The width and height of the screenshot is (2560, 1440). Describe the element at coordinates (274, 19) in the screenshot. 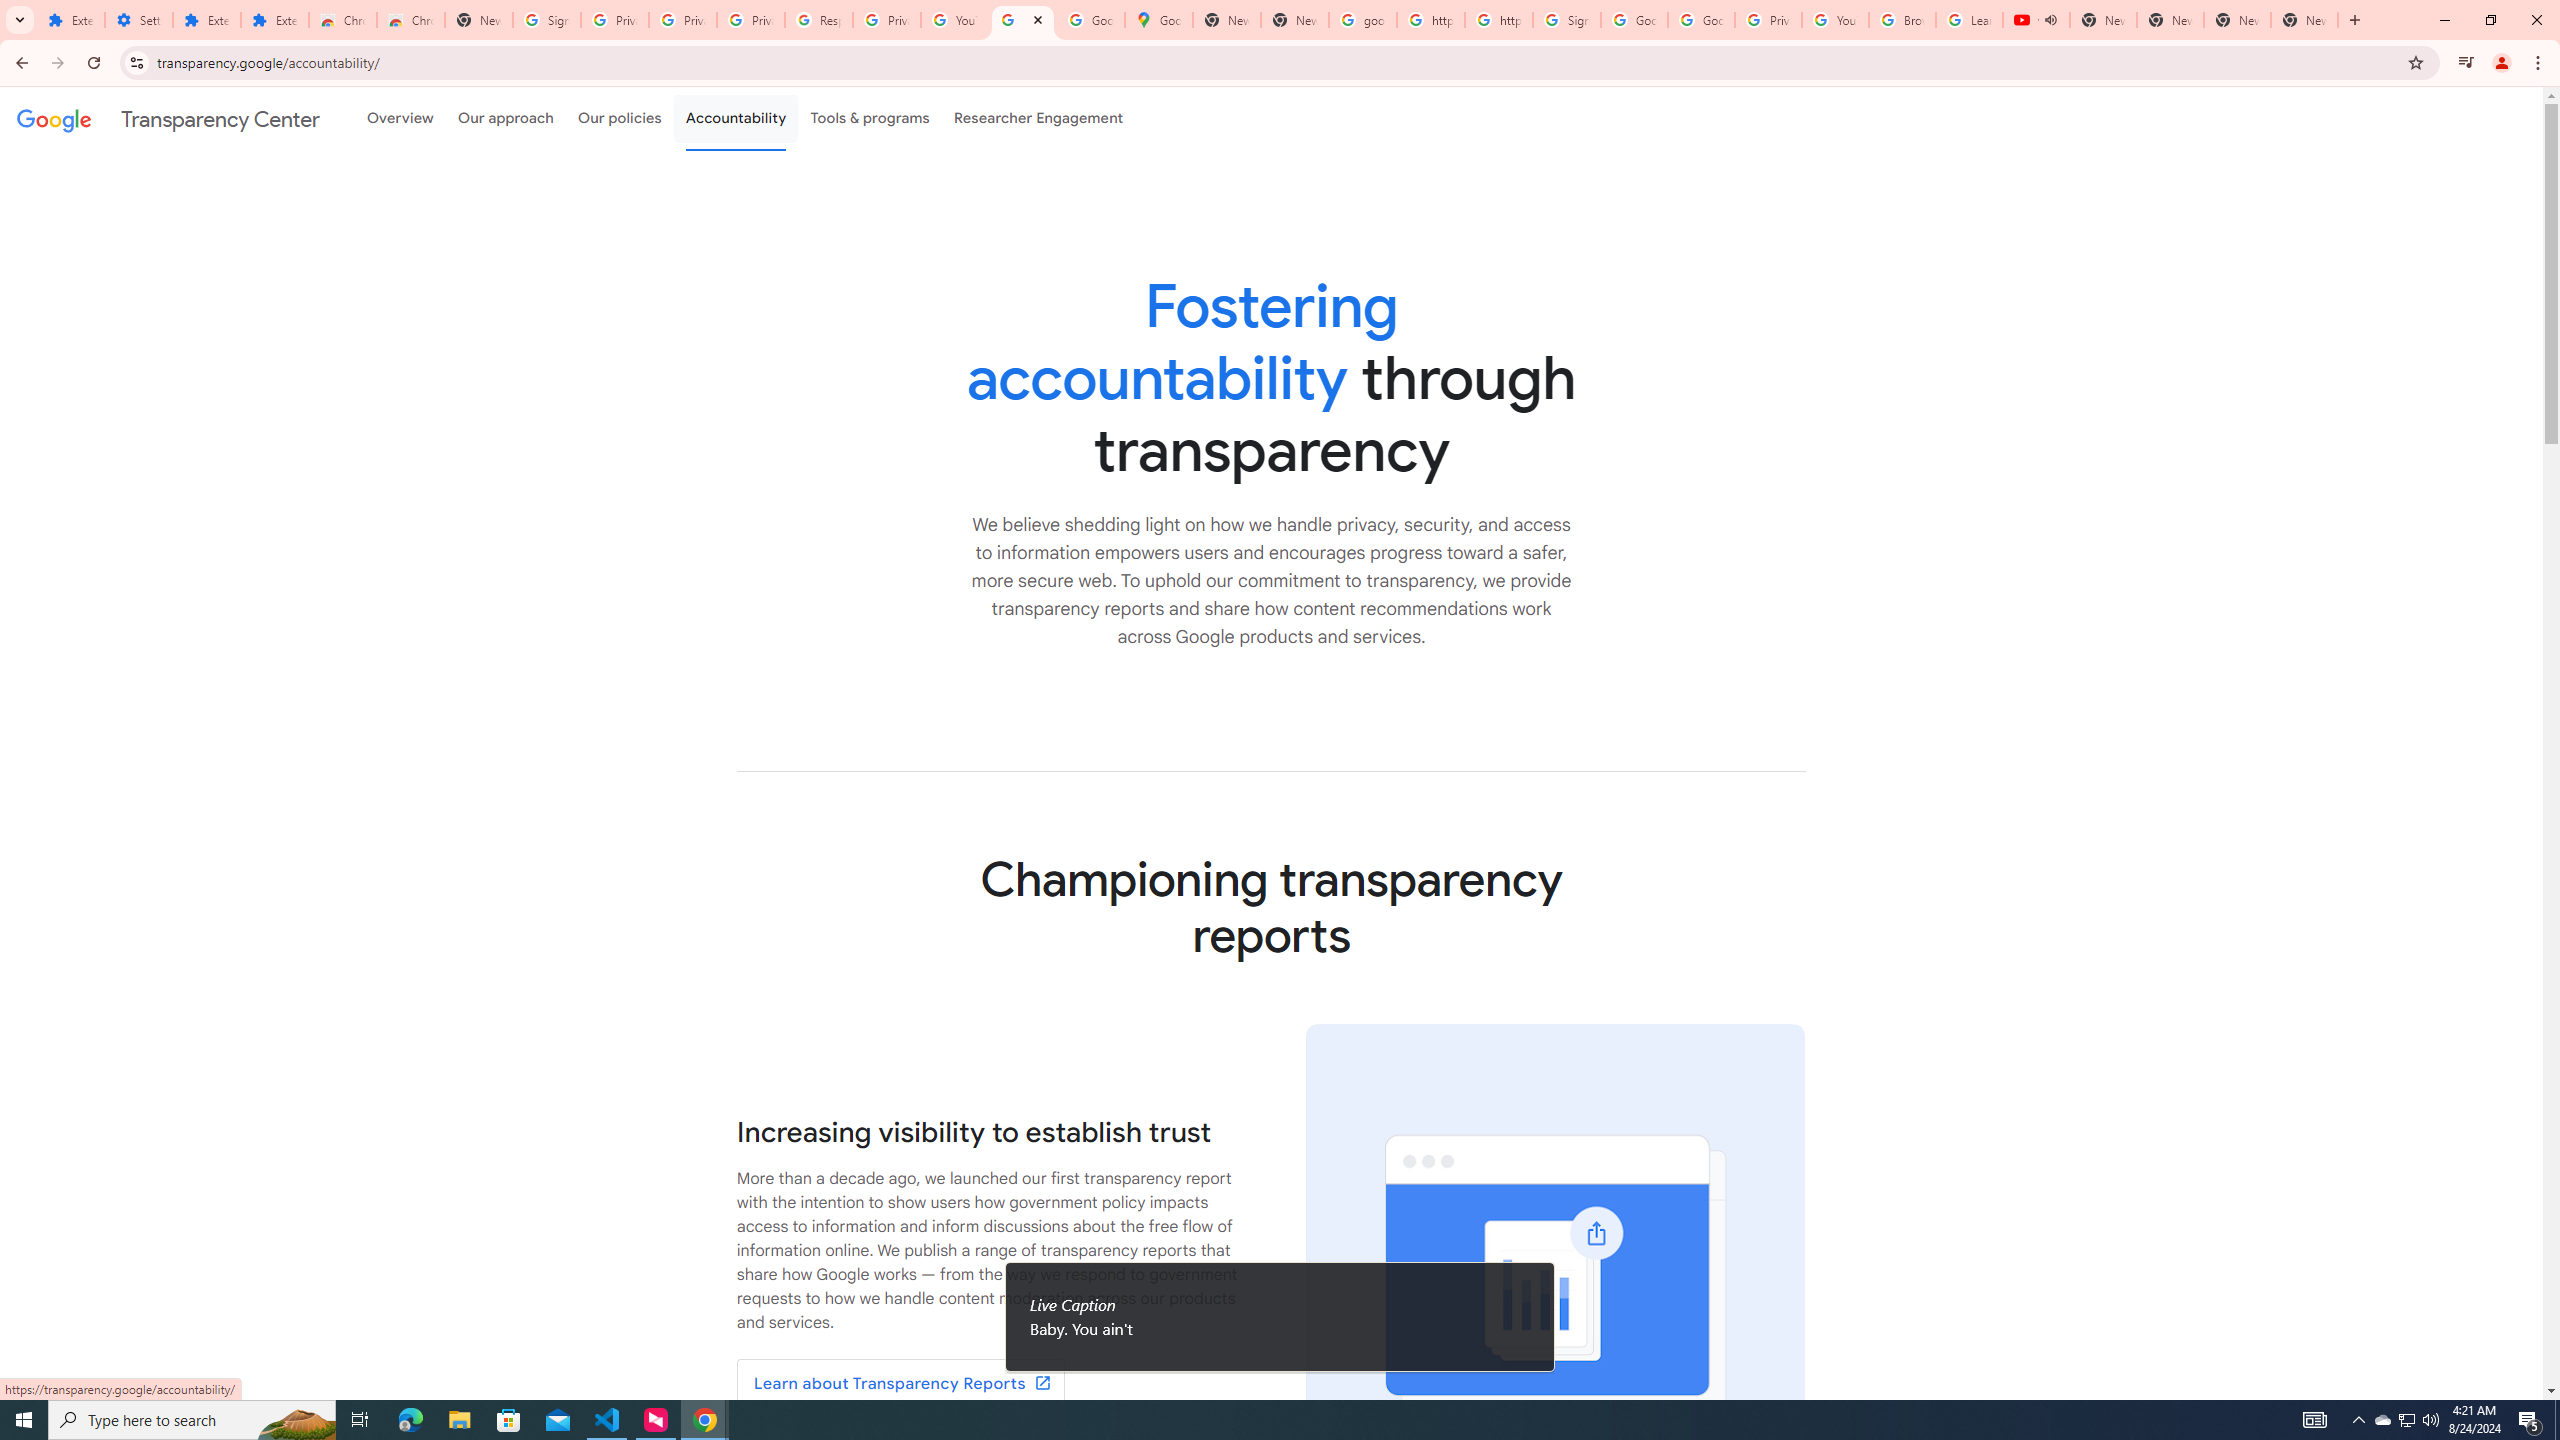

I see `'Extensions'` at that location.